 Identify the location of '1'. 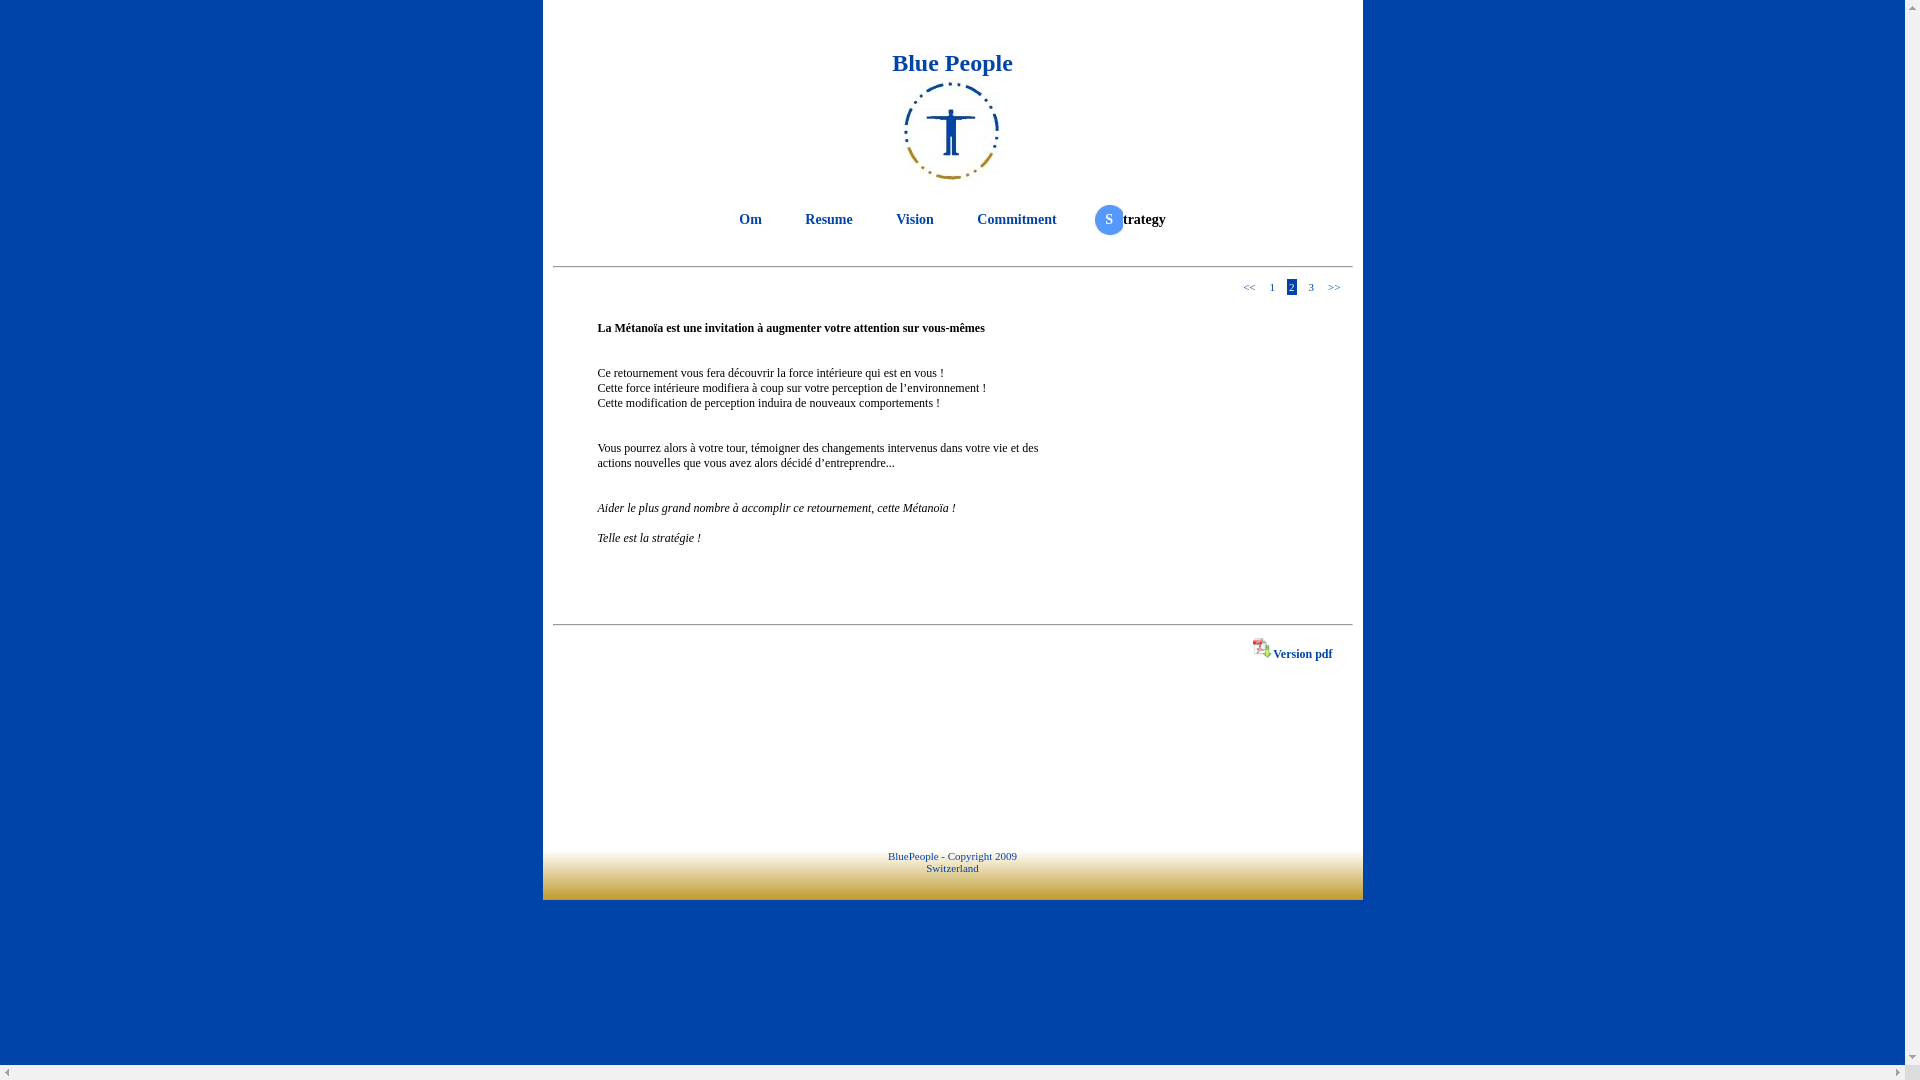
(1271, 286).